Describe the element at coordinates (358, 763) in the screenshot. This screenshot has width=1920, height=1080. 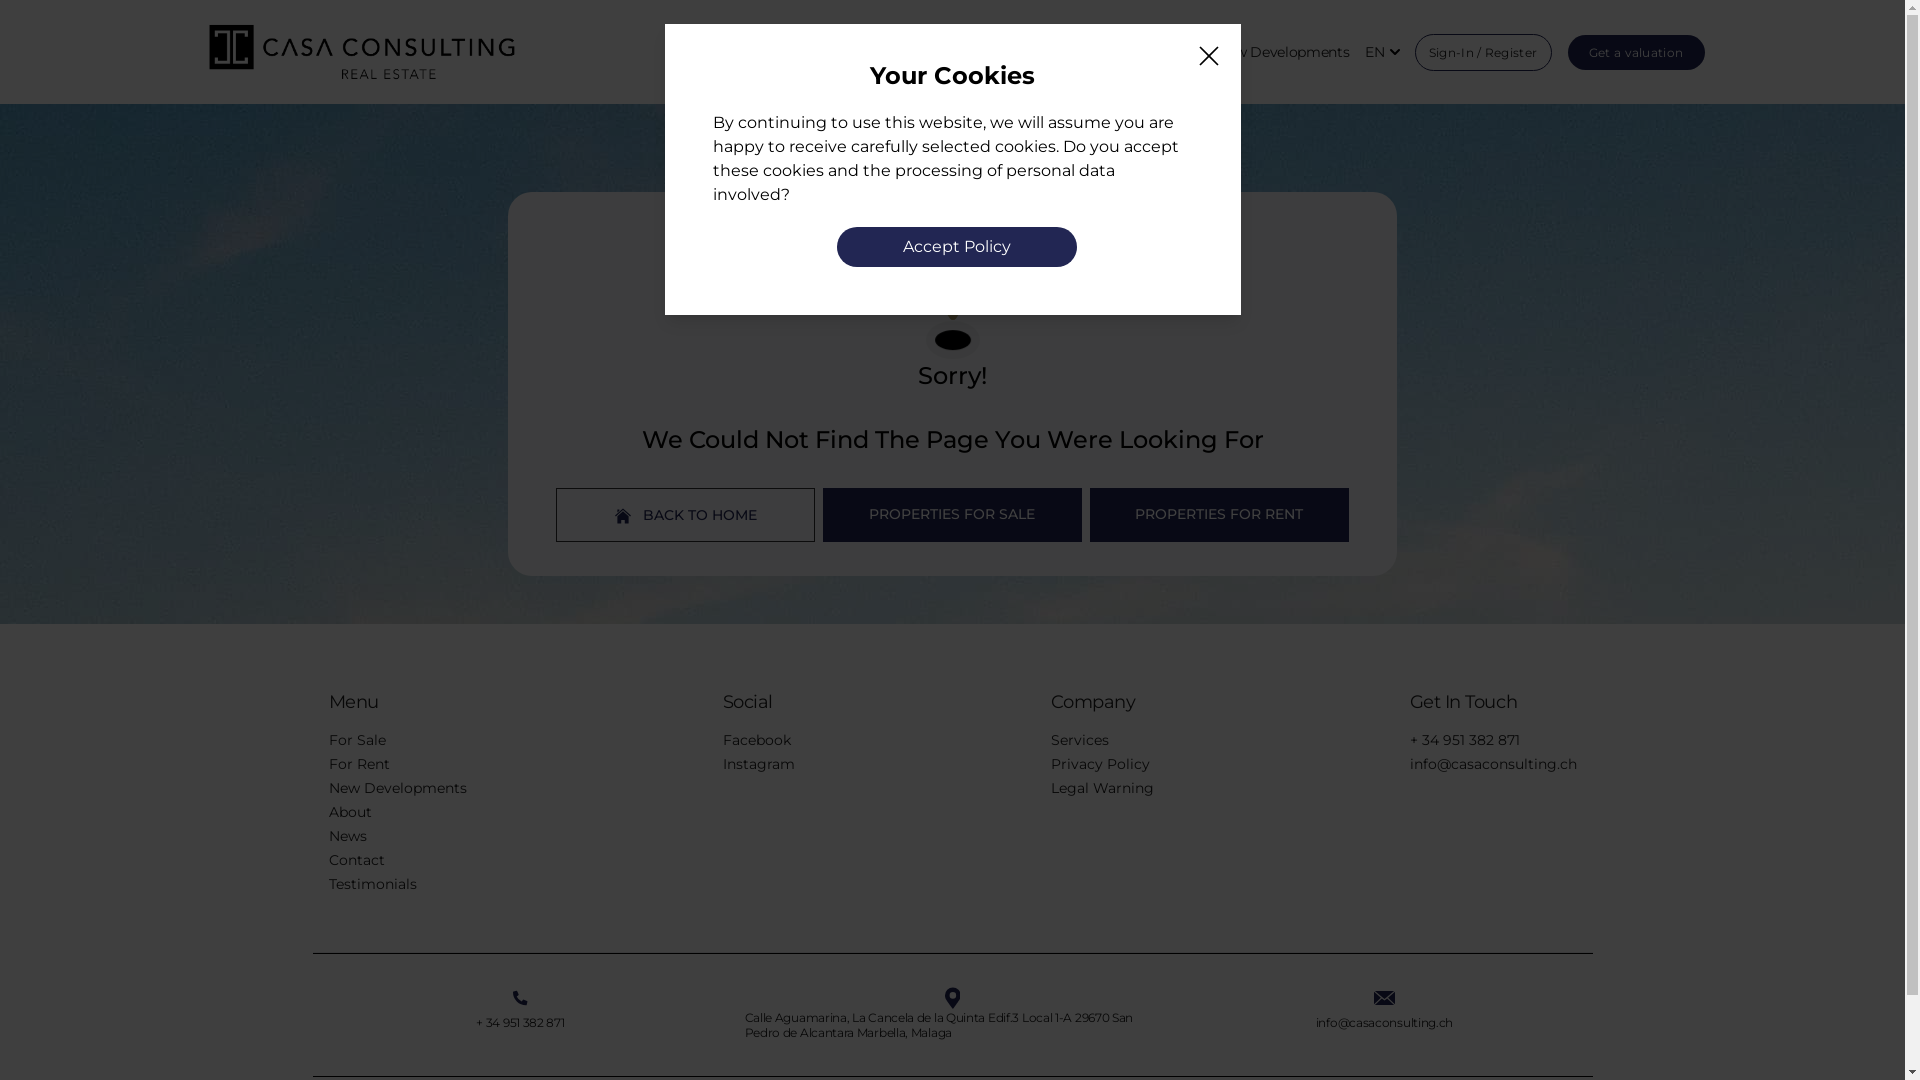
I see `'For Rent'` at that location.